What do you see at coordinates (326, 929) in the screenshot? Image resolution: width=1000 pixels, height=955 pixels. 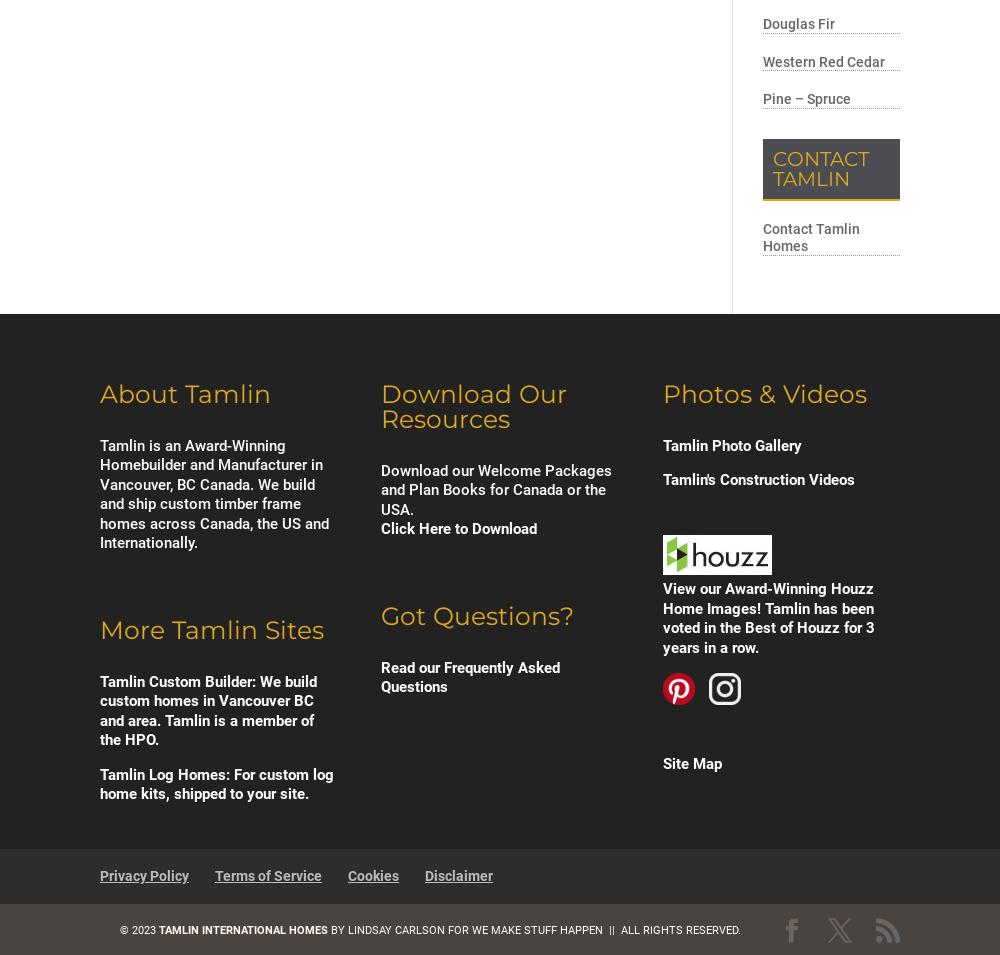 I see `'by'` at bounding box center [326, 929].